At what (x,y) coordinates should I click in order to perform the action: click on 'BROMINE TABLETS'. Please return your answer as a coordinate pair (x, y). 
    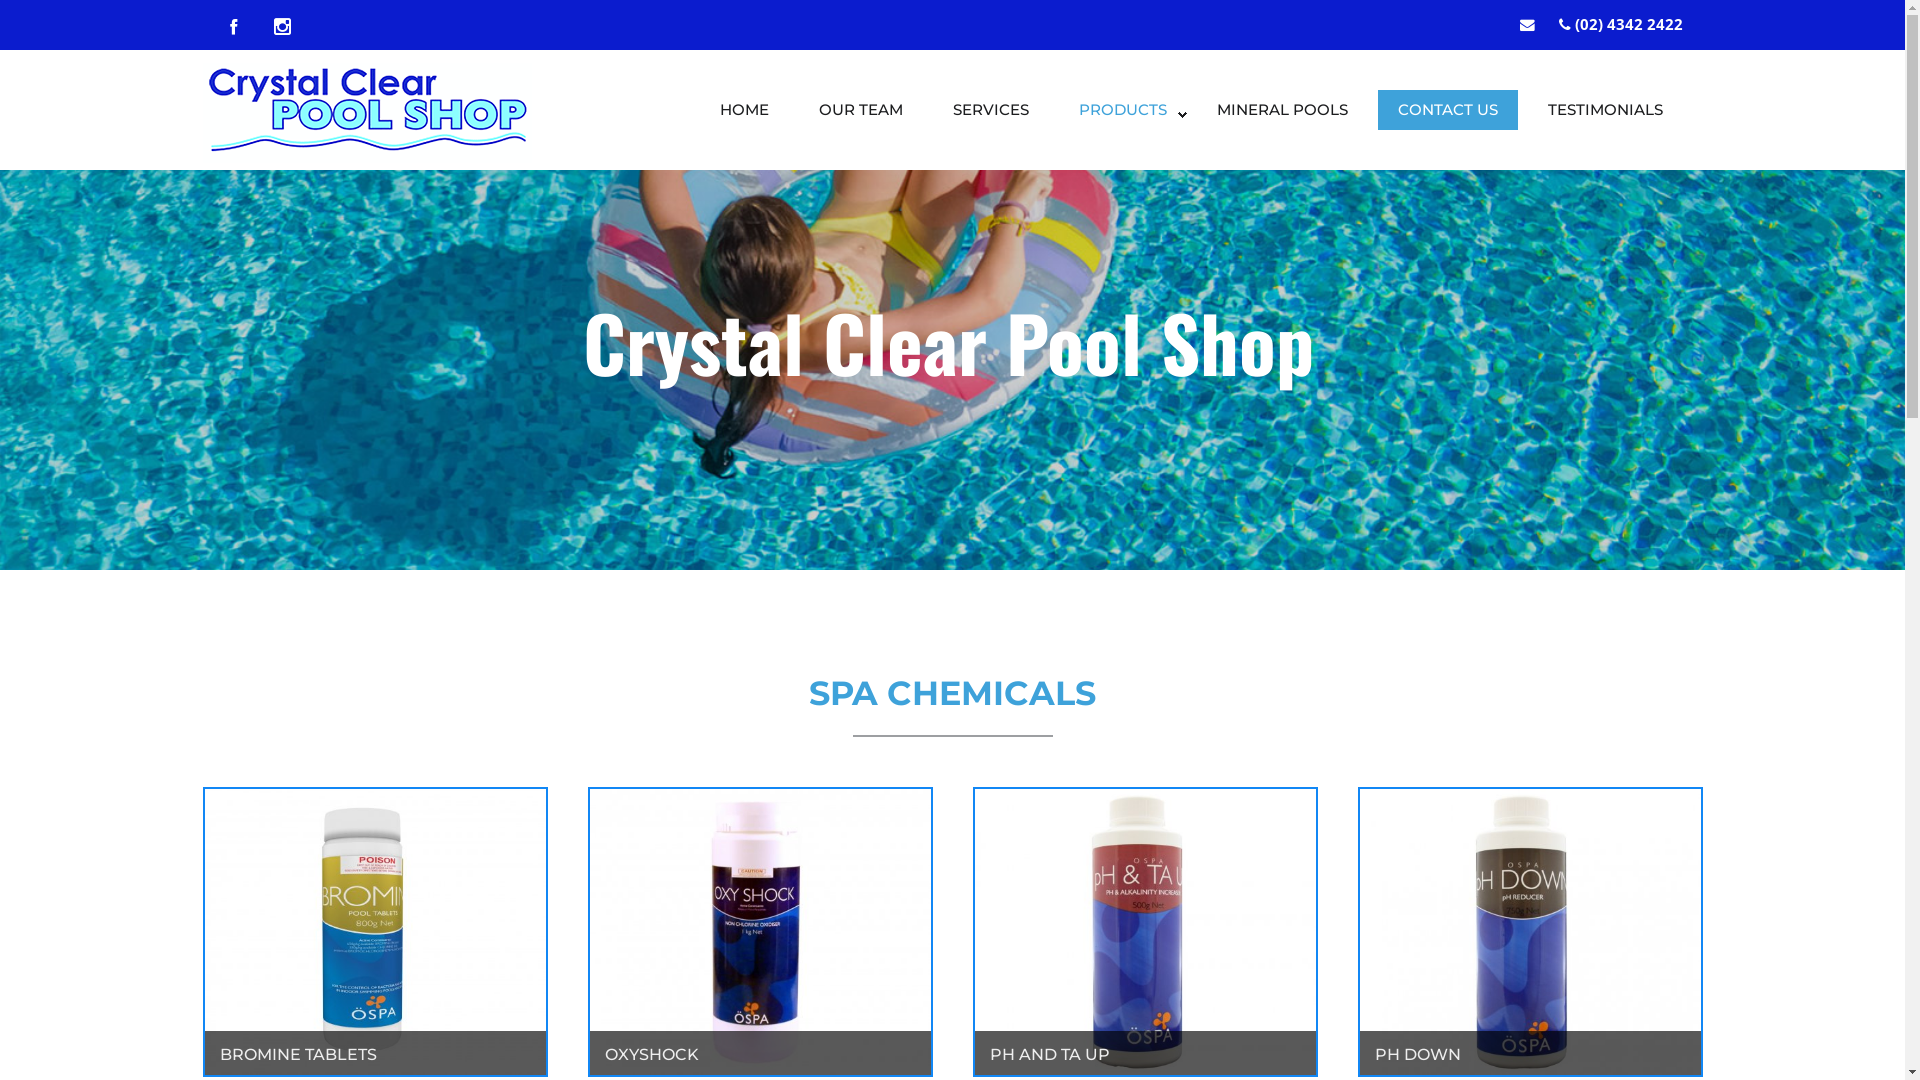
    Looking at the image, I should click on (220, 1053).